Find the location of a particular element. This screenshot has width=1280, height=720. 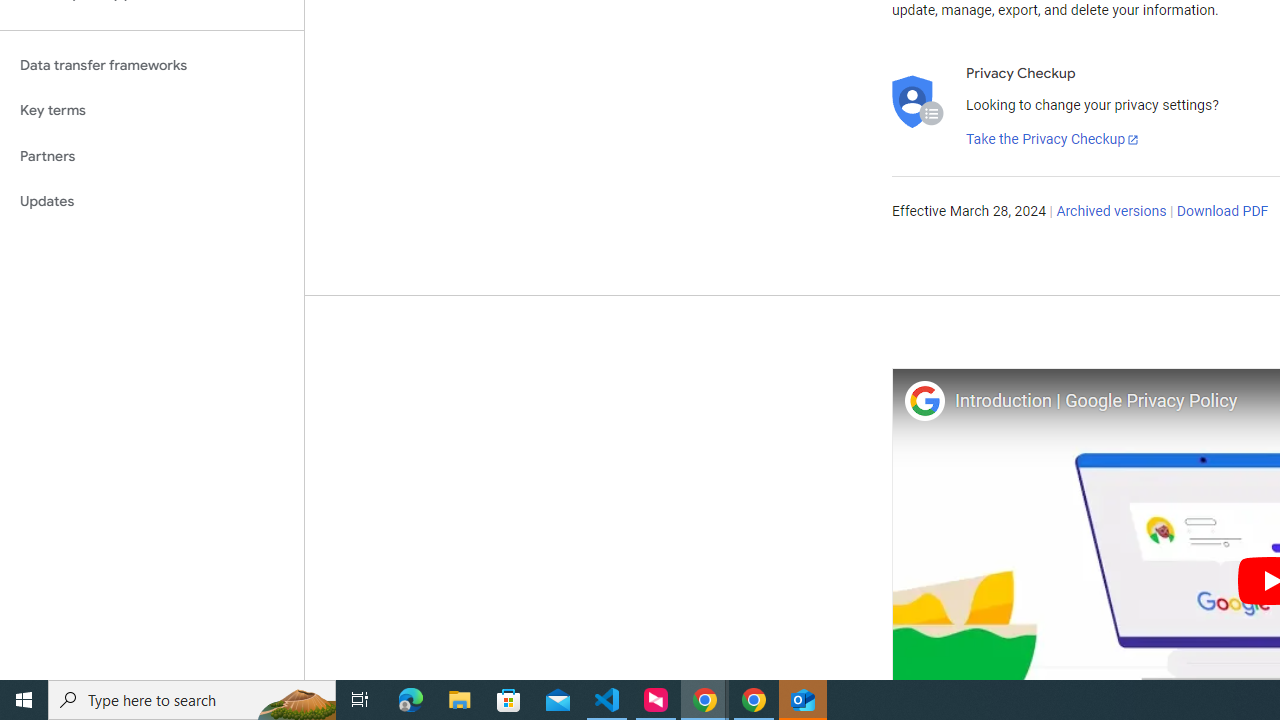

'Take the Privacy Checkup' is located at coordinates (1052, 139).